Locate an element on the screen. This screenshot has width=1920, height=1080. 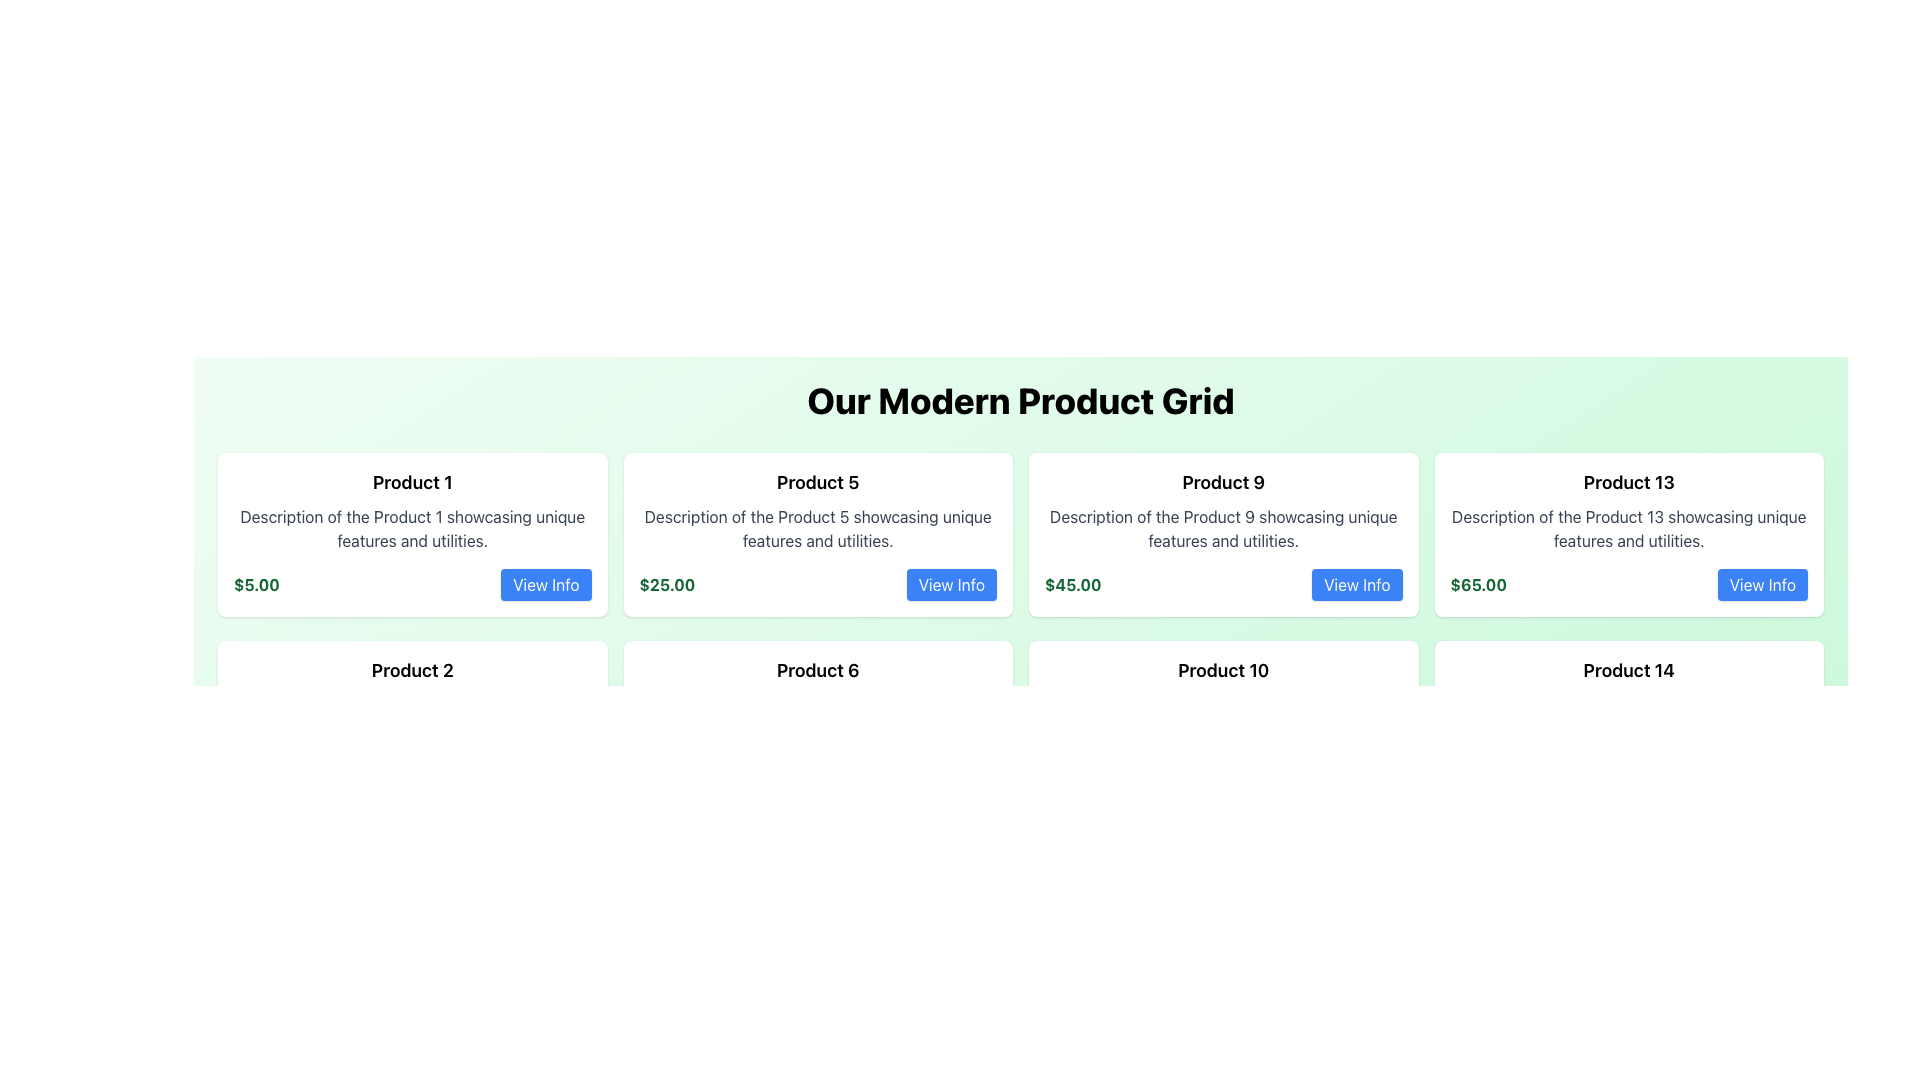
the text label displaying the price '$25.00' for 'Product 5', which is located to the left of the 'View Info' button is located at coordinates (667, 585).